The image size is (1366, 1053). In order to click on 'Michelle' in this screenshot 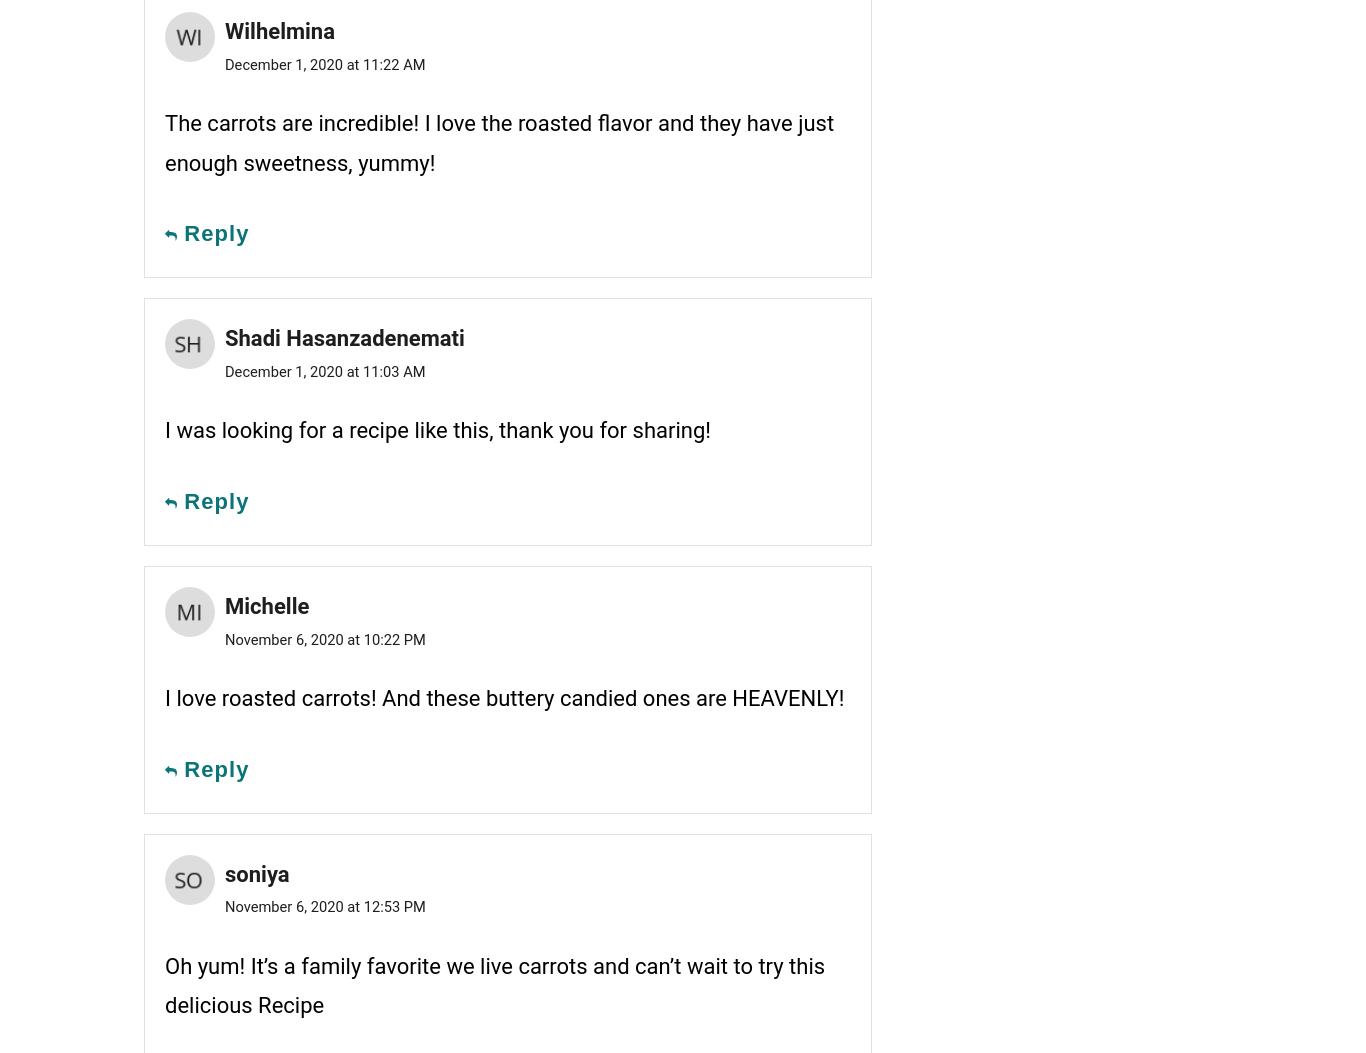, I will do `click(267, 605)`.